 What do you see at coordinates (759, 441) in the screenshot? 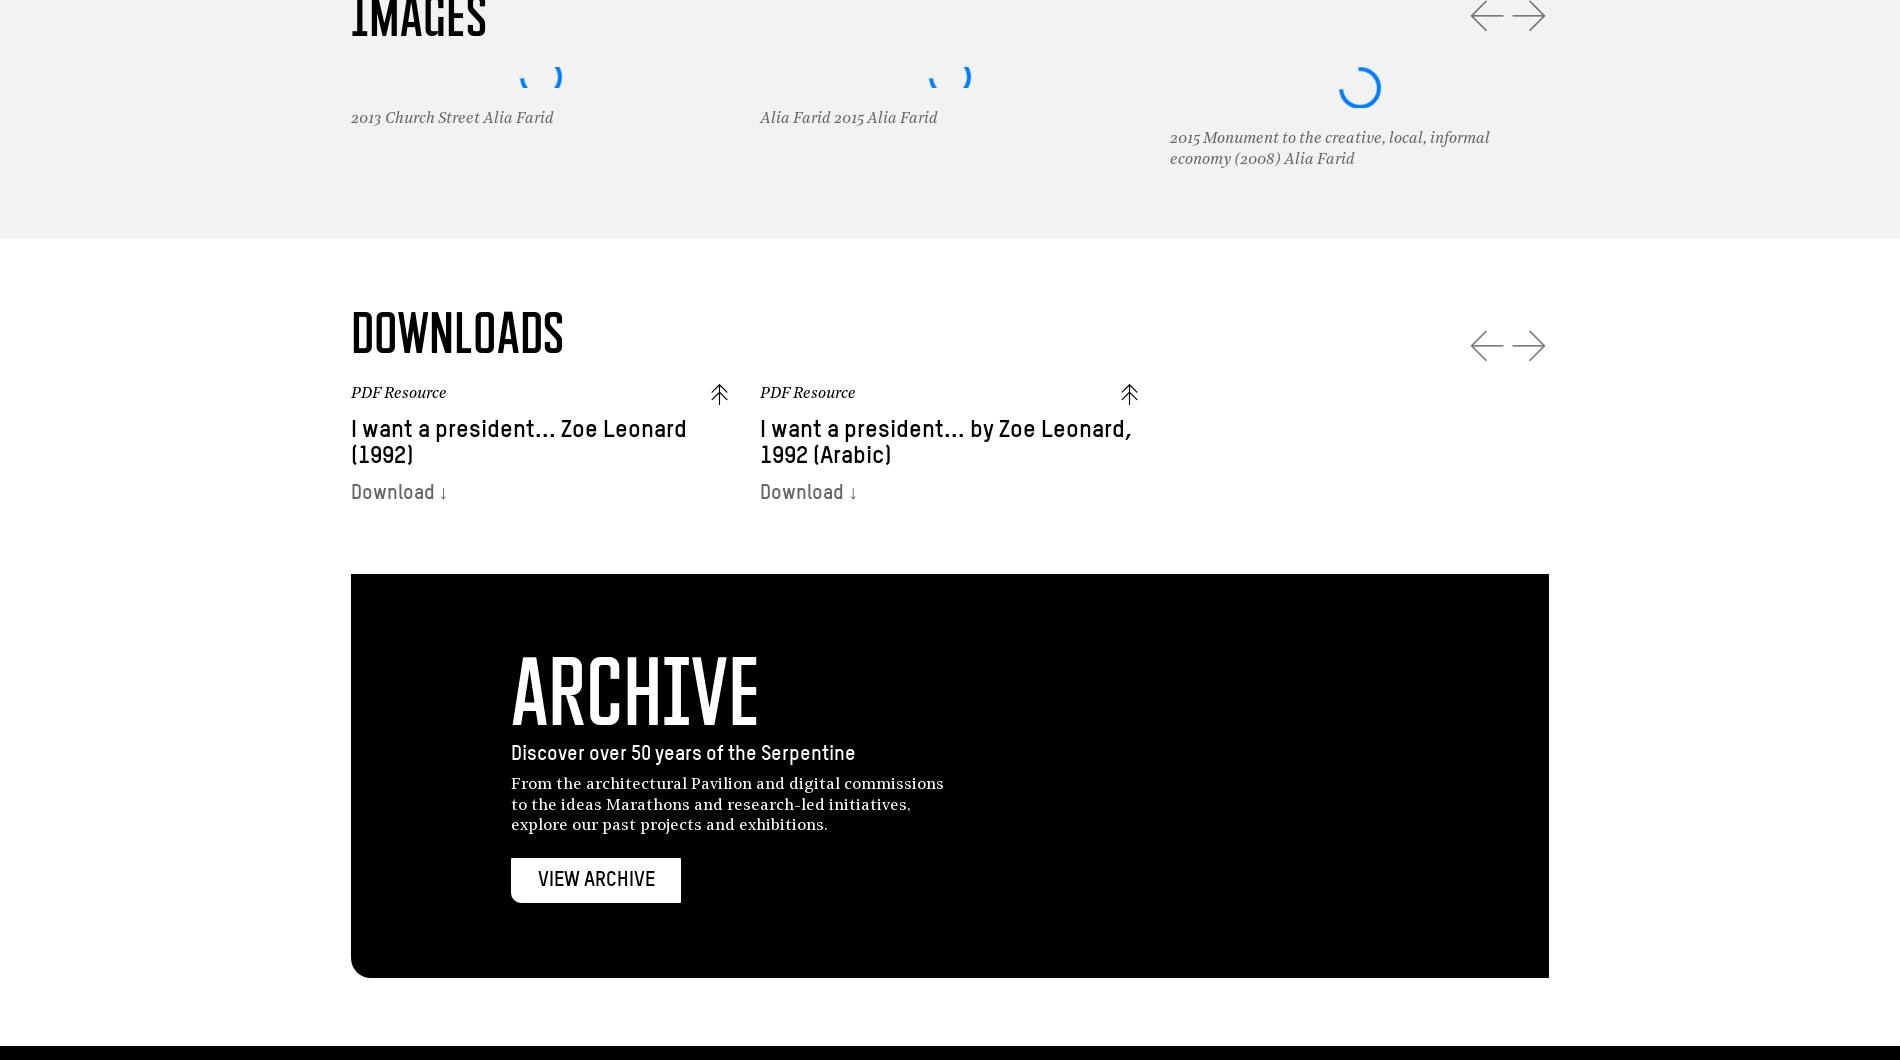
I see `'I want a president... by Zoe Leonard, 1992 (Arabic)'` at bounding box center [759, 441].